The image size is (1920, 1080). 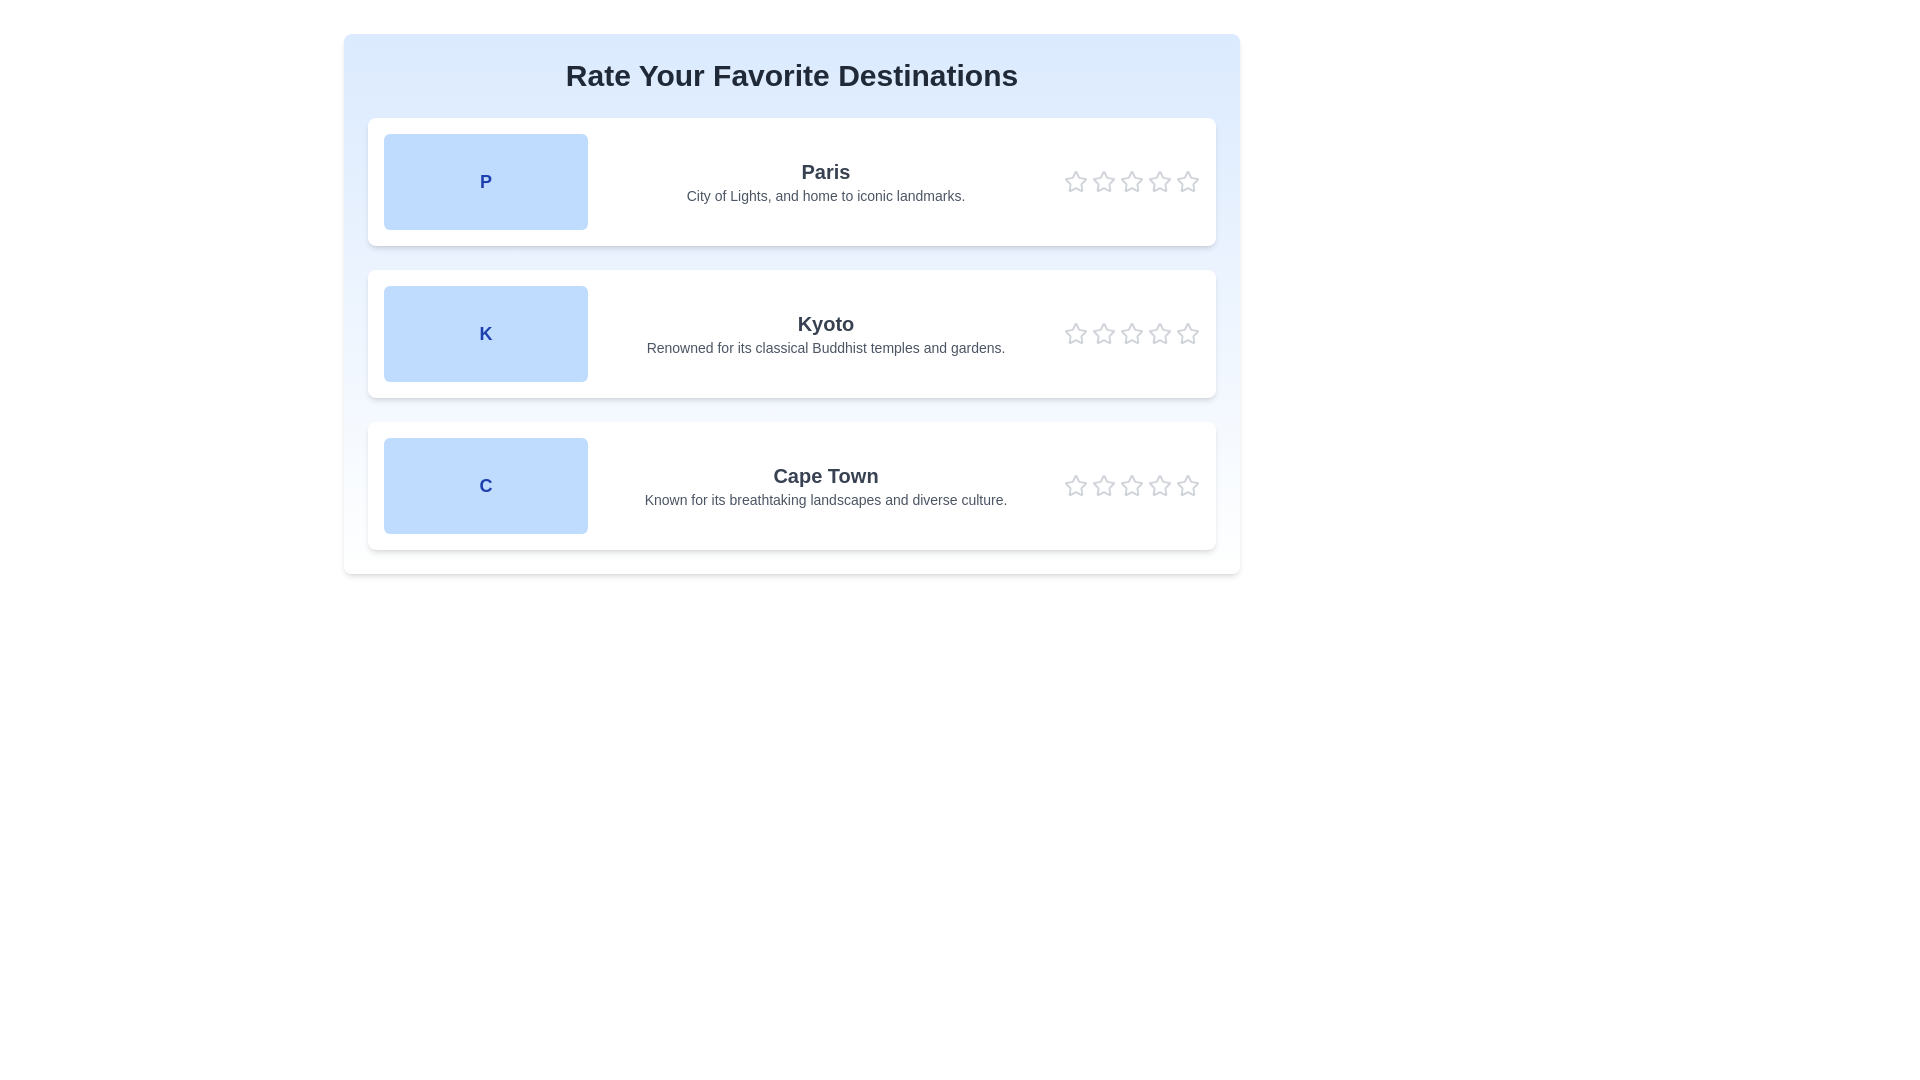 What do you see at coordinates (1160, 332) in the screenshot?
I see `the fourth star icon in the rating system for the Kyoto entry, located between the Paris and Cape Town sections` at bounding box center [1160, 332].